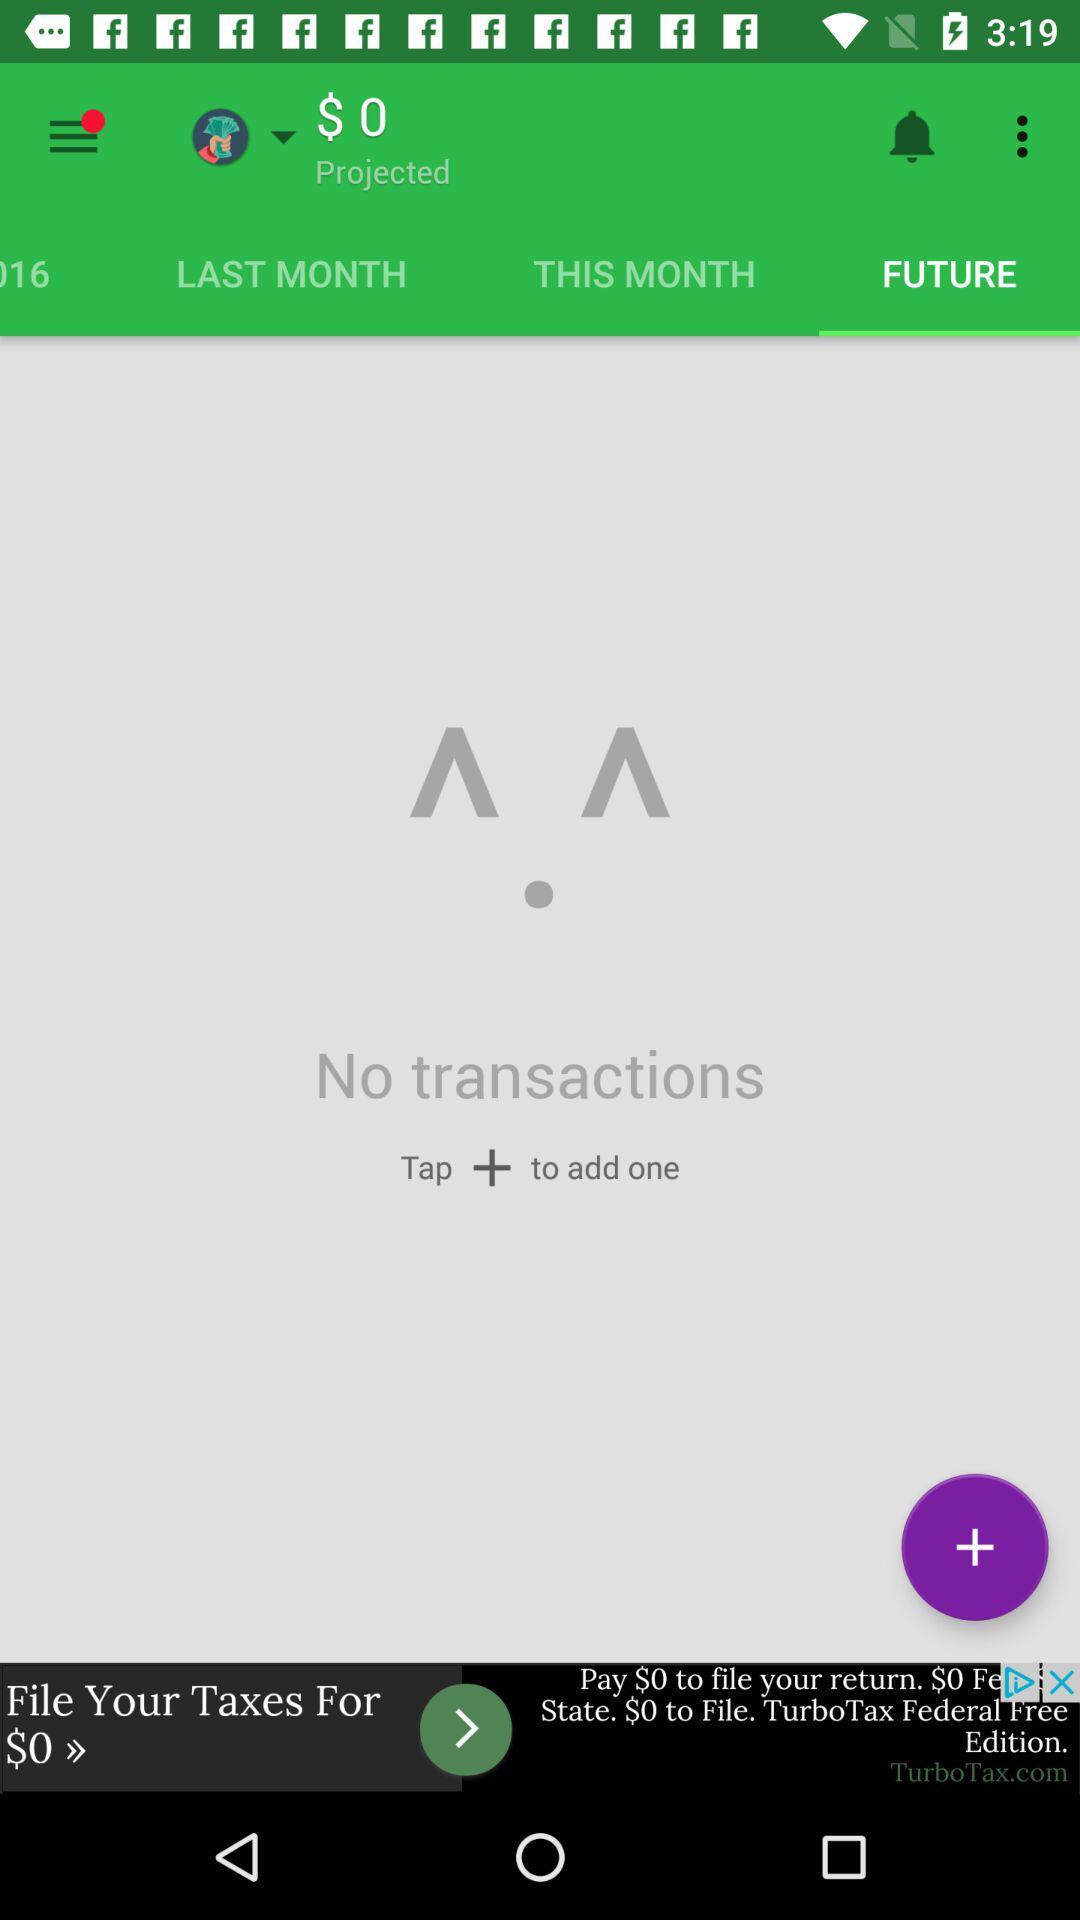  What do you see at coordinates (72, 135) in the screenshot?
I see `money manager budget planner goal wallet reporting linked wallet credit wallet` at bounding box center [72, 135].